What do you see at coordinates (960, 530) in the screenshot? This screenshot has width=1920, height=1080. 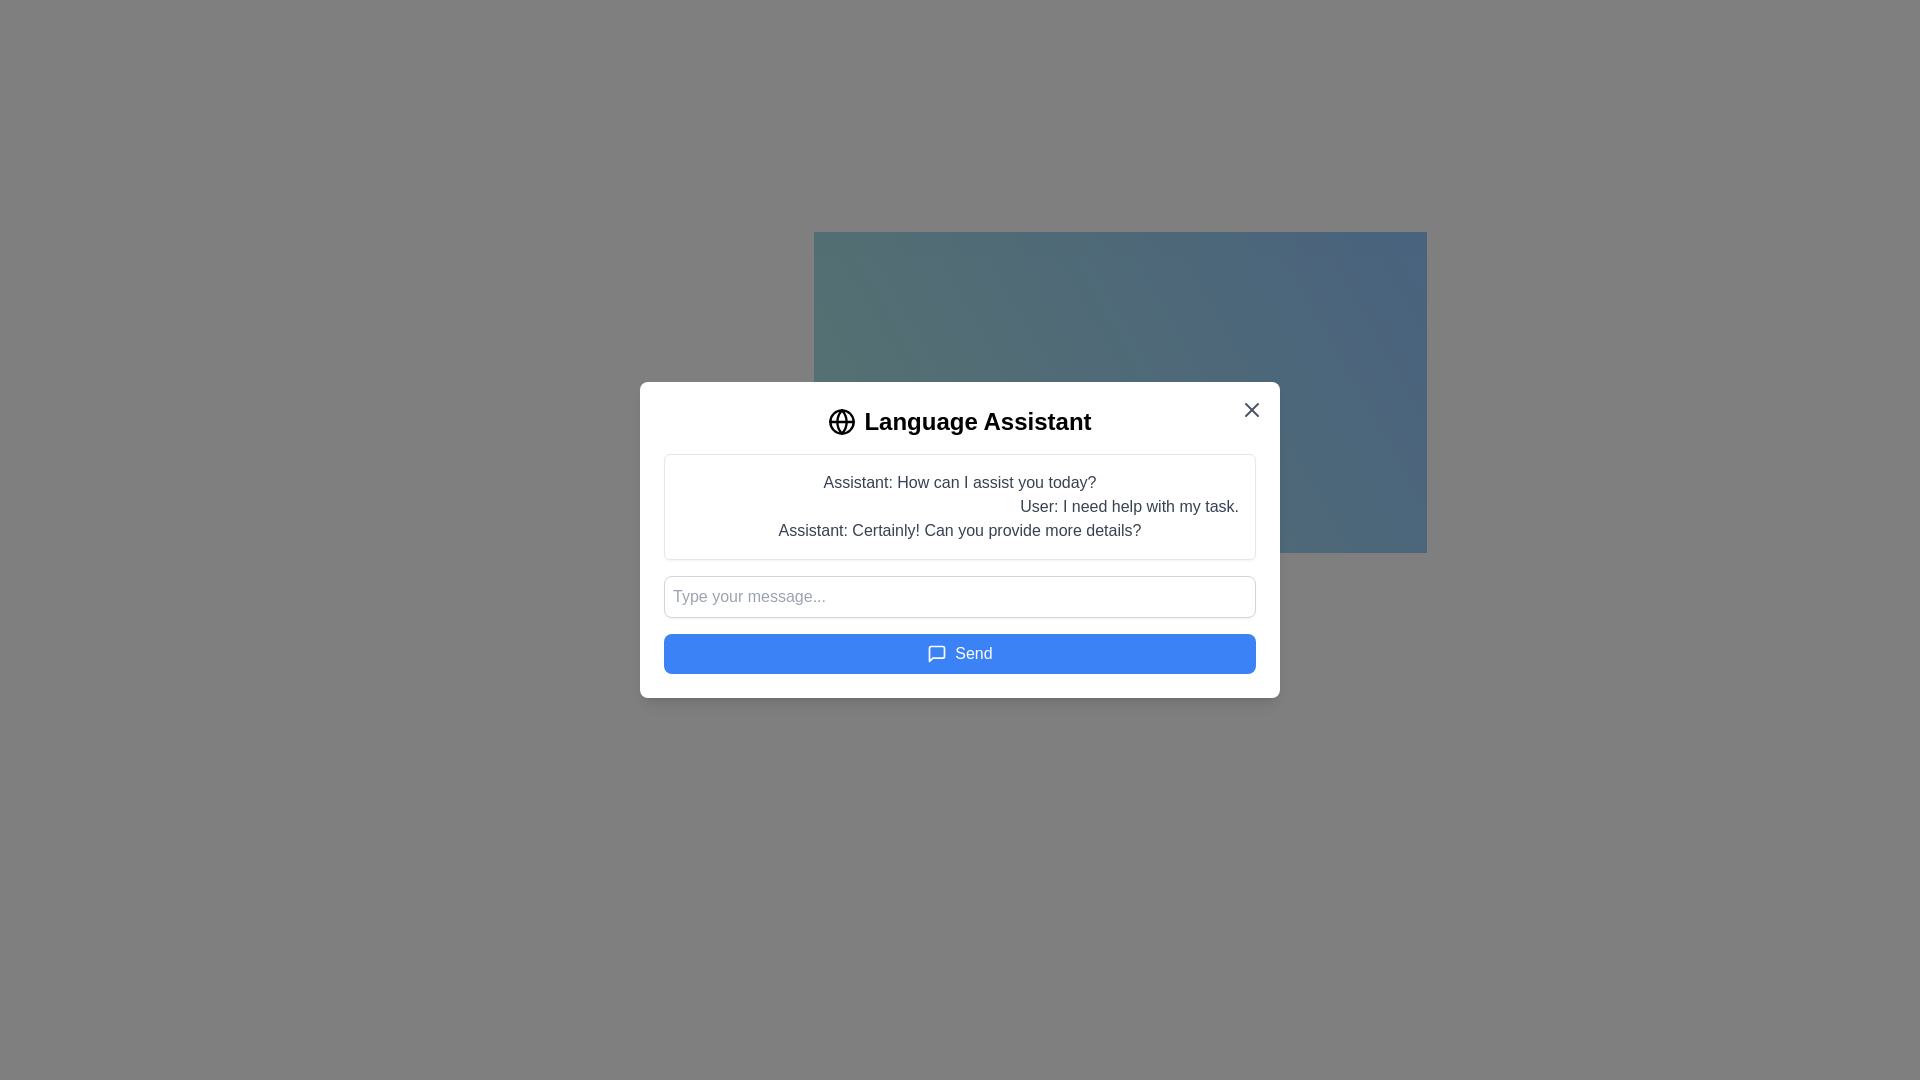 I see `the static text message component in the chat interface, which is the last item in a group of three lines, positioned below the 'User: I need help with my task.' line` at bounding box center [960, 530].